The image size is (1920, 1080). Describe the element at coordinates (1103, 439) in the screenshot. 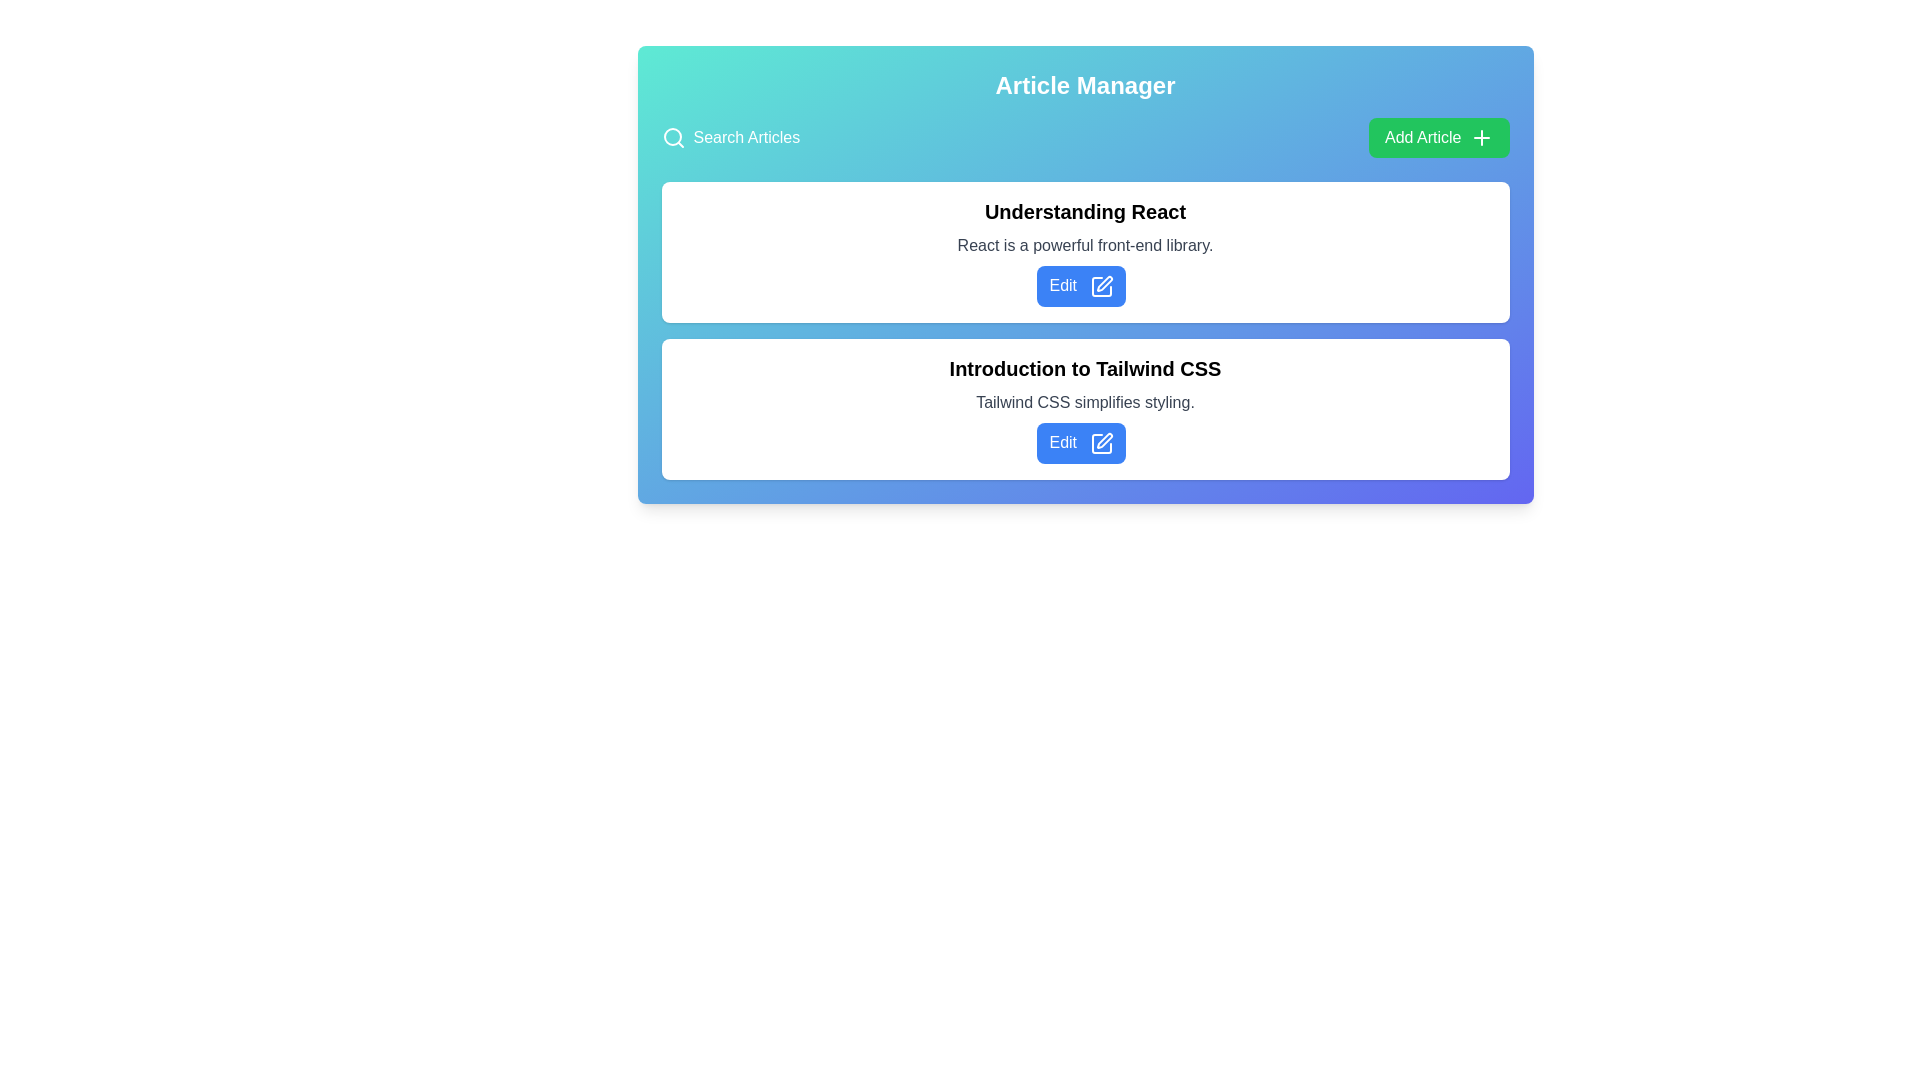

I see `the small pen-shaped icon representing an editing tool associated with the 'Edit' button under the article 'Introduction to Tailwind CSS' to initiate editing the corresponding article` at that location.